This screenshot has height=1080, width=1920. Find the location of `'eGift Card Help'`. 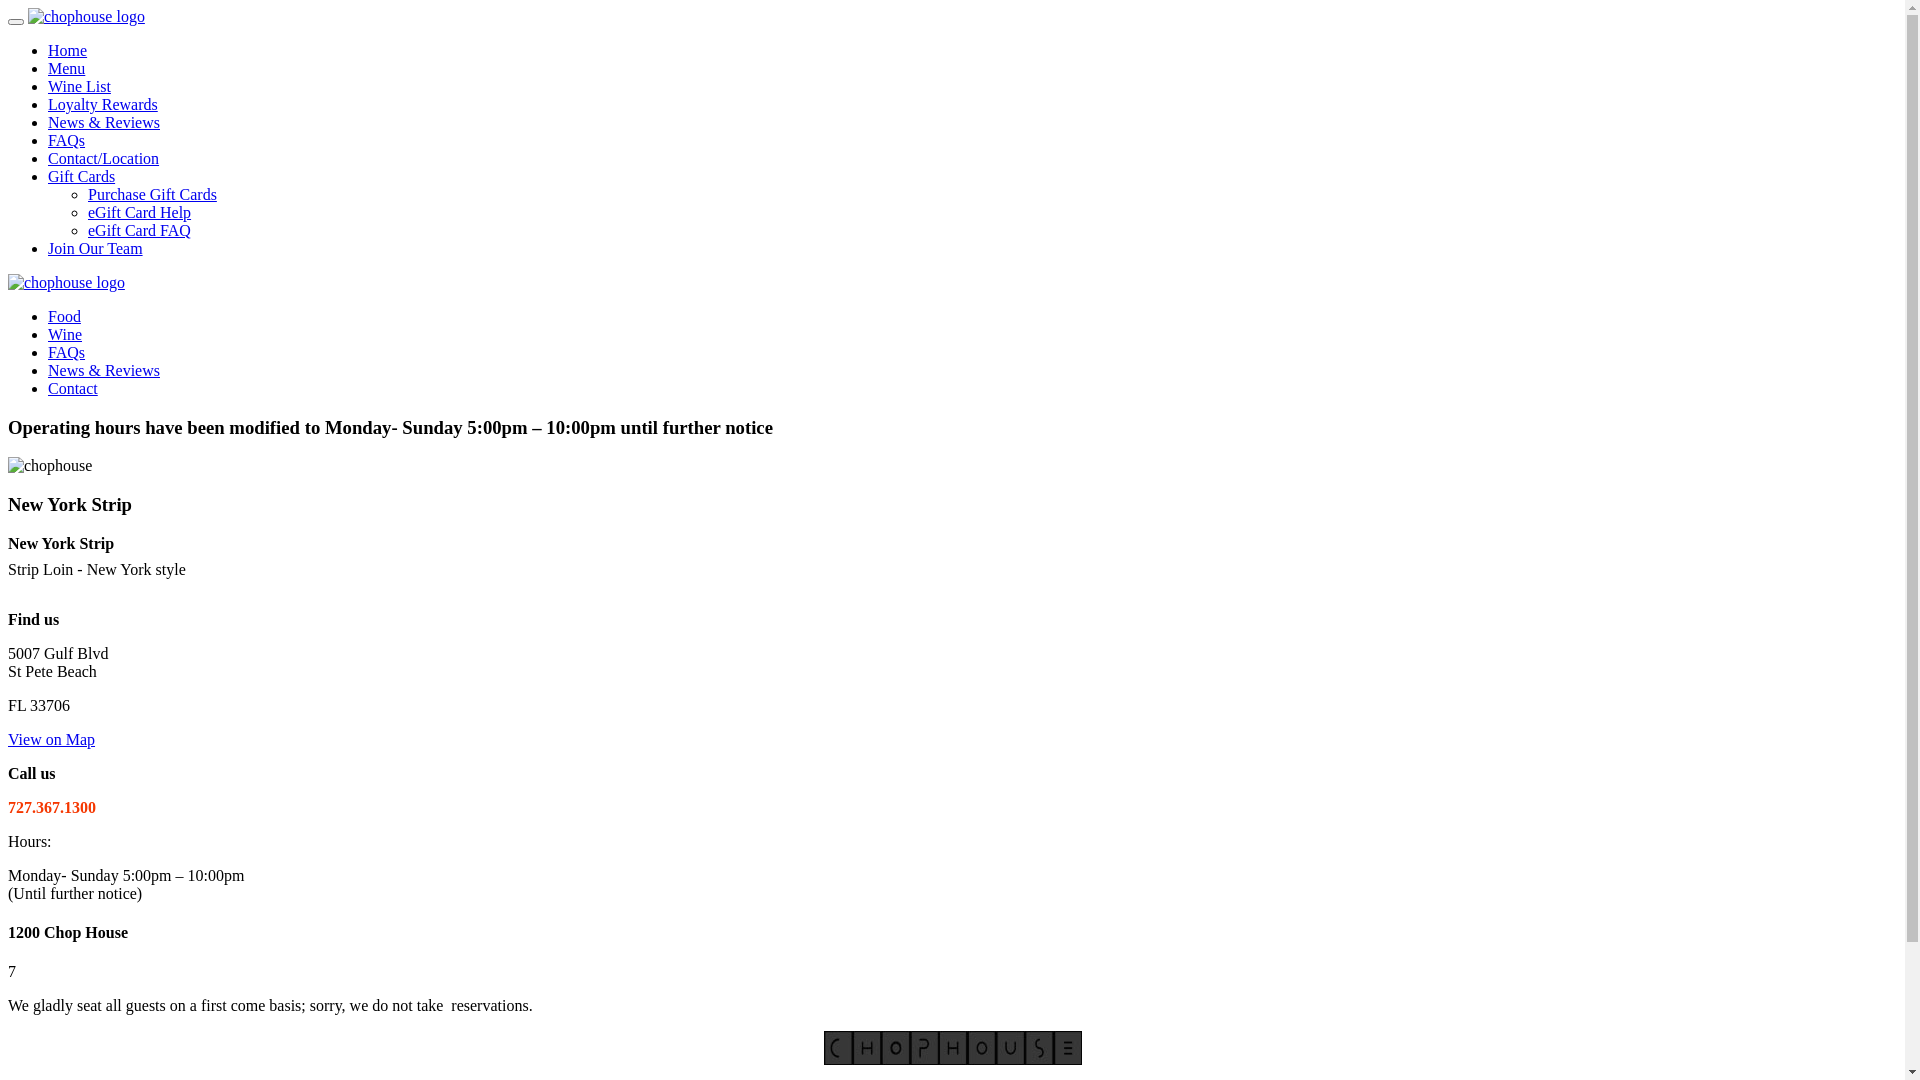

'eGift Card Help' is located at coordinates (138, 212).